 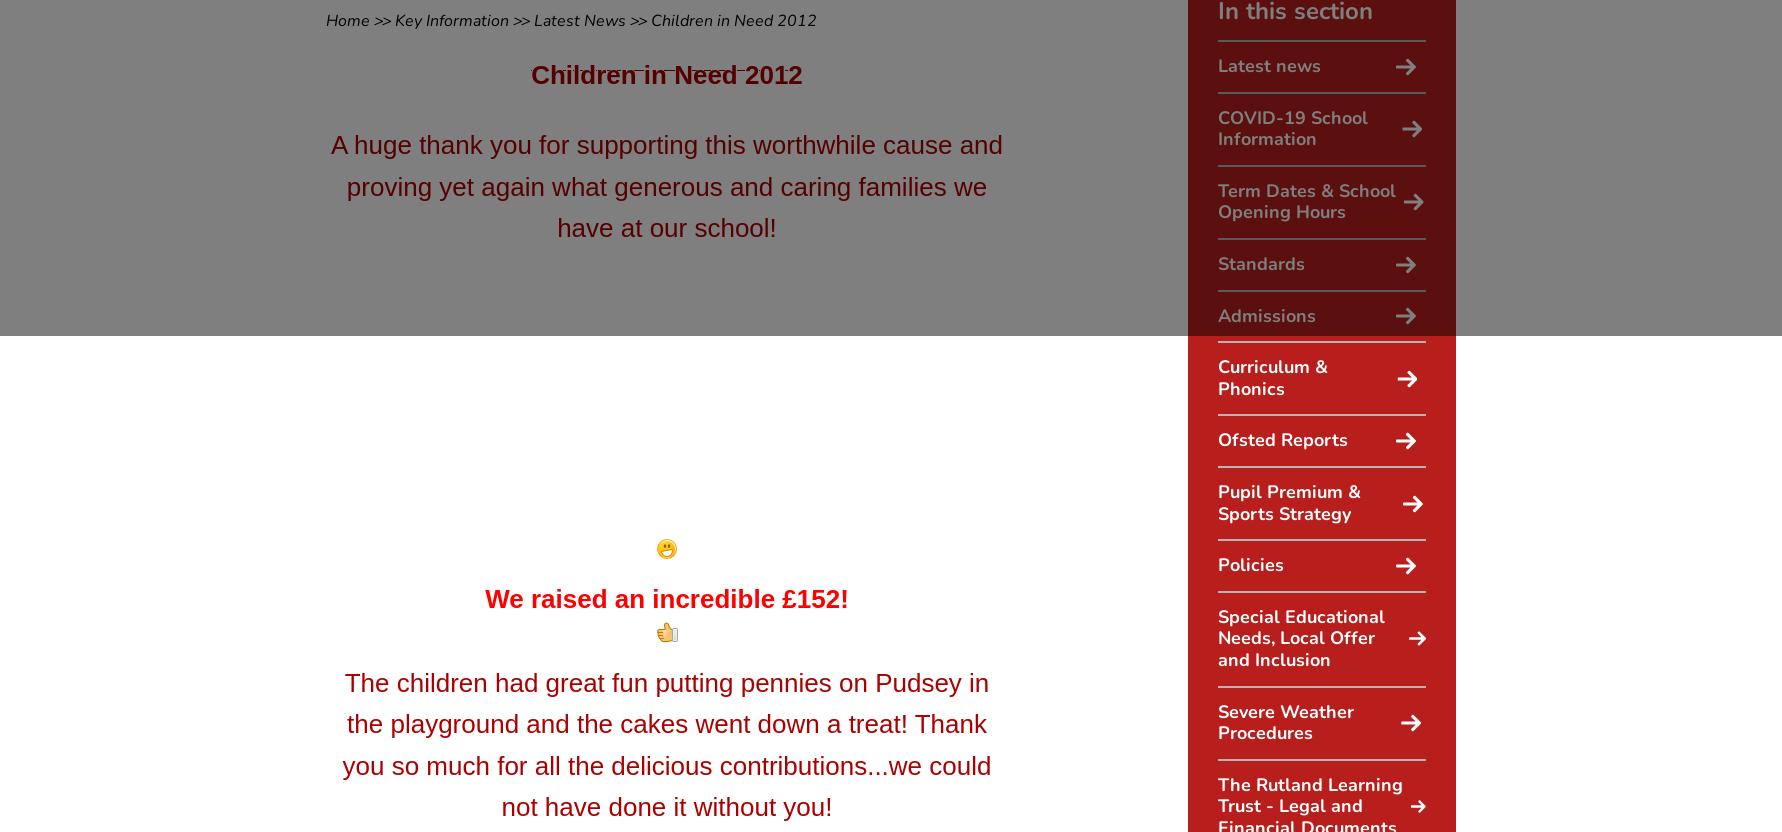 I want to click on 'Special Educational Needs, Local Offer and Inclusion', so click(x=1301, y=637).